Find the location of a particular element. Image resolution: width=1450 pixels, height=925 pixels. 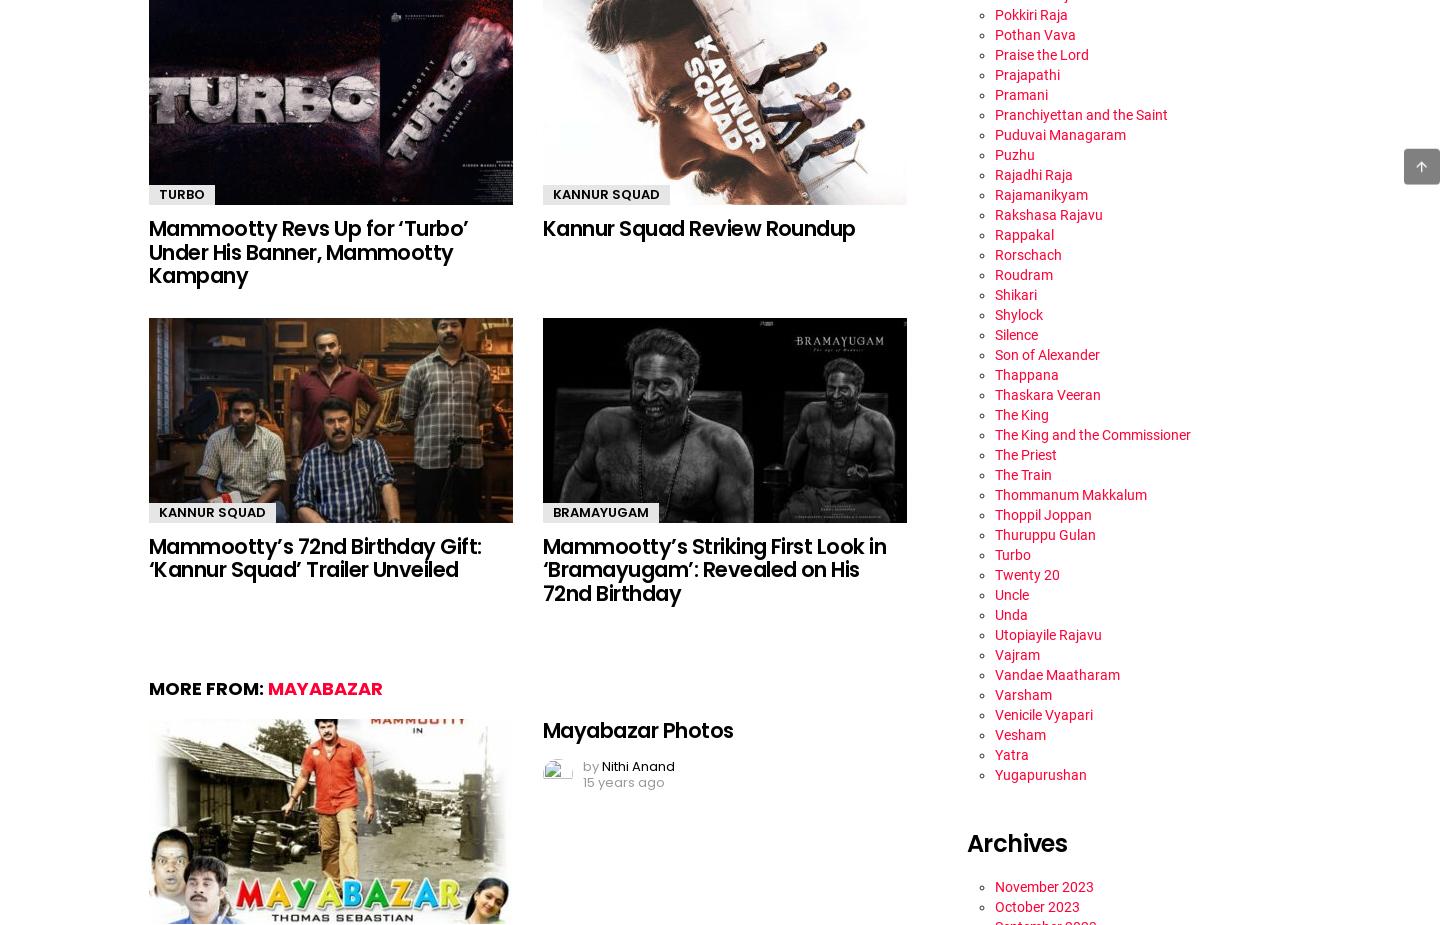

'The Priest' is located at coordinates (1026, 452).